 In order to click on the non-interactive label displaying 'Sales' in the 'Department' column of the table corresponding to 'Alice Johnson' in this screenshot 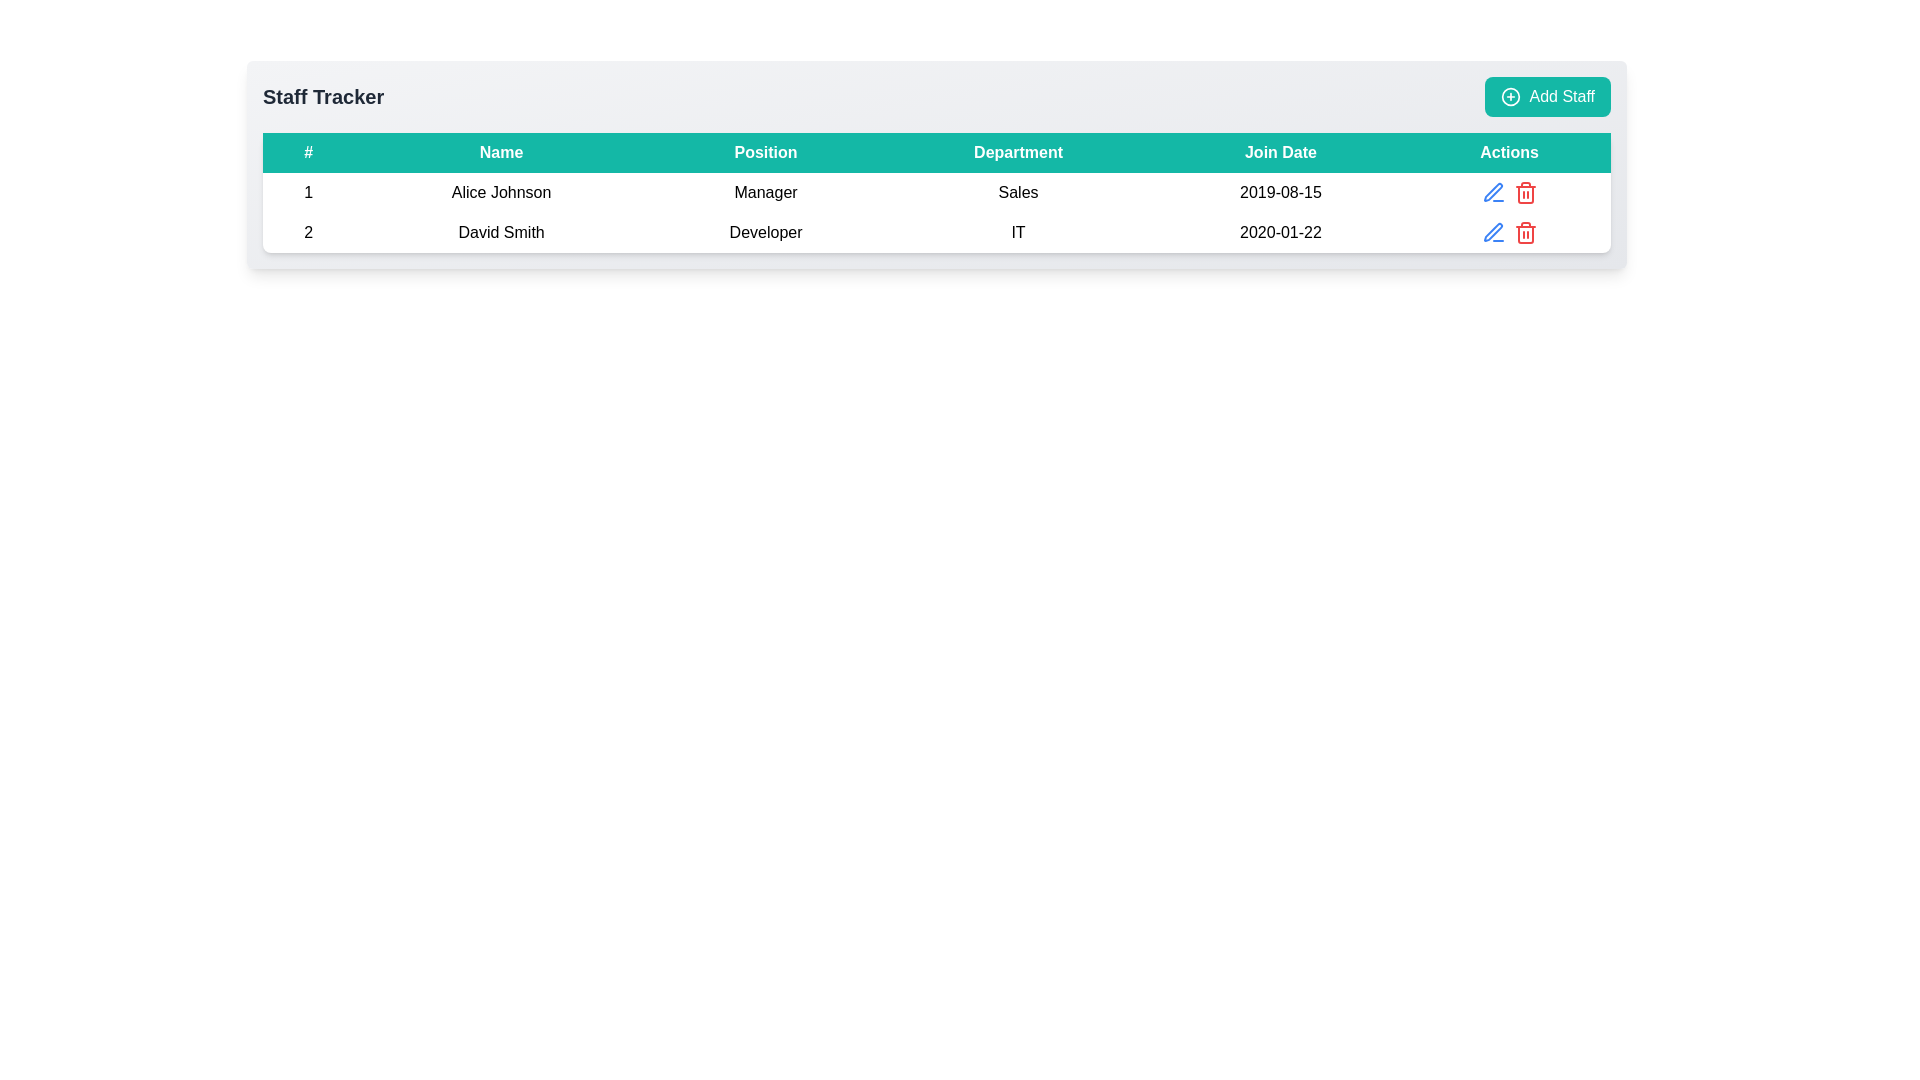, I will do `click(1018, 192)`.